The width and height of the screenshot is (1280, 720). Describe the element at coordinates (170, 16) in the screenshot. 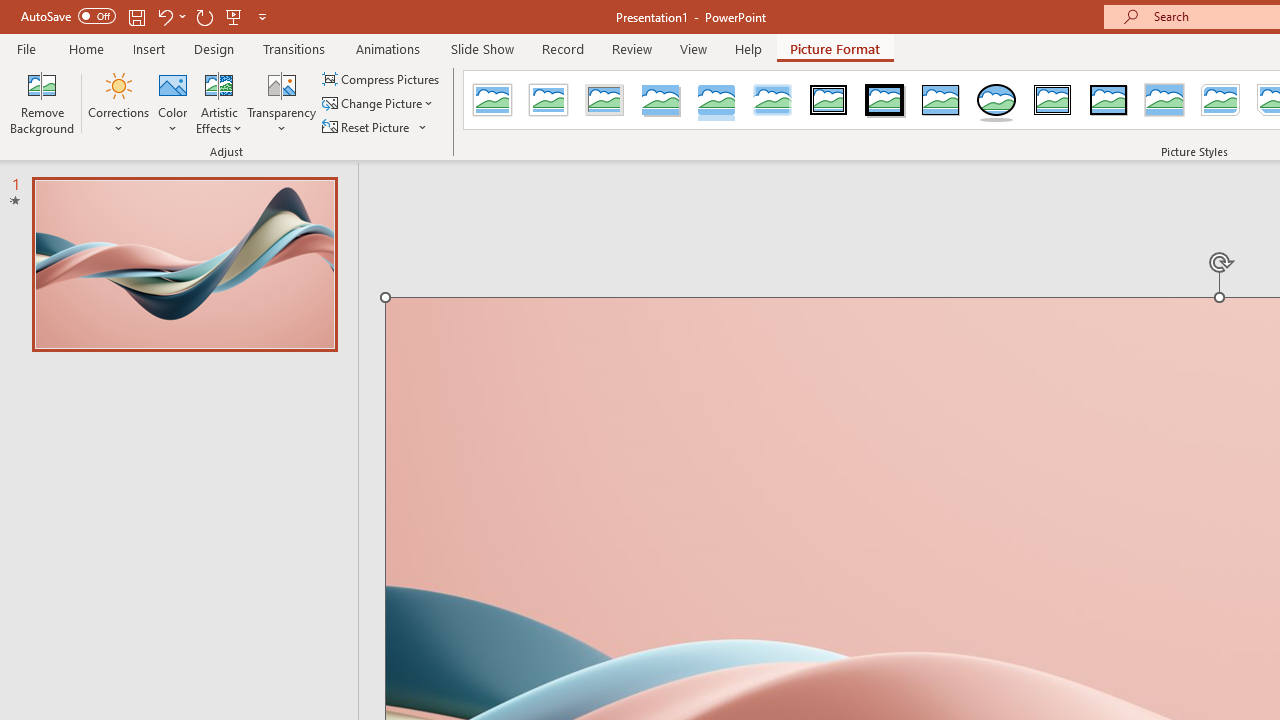

I see `'Undo'` at that location.